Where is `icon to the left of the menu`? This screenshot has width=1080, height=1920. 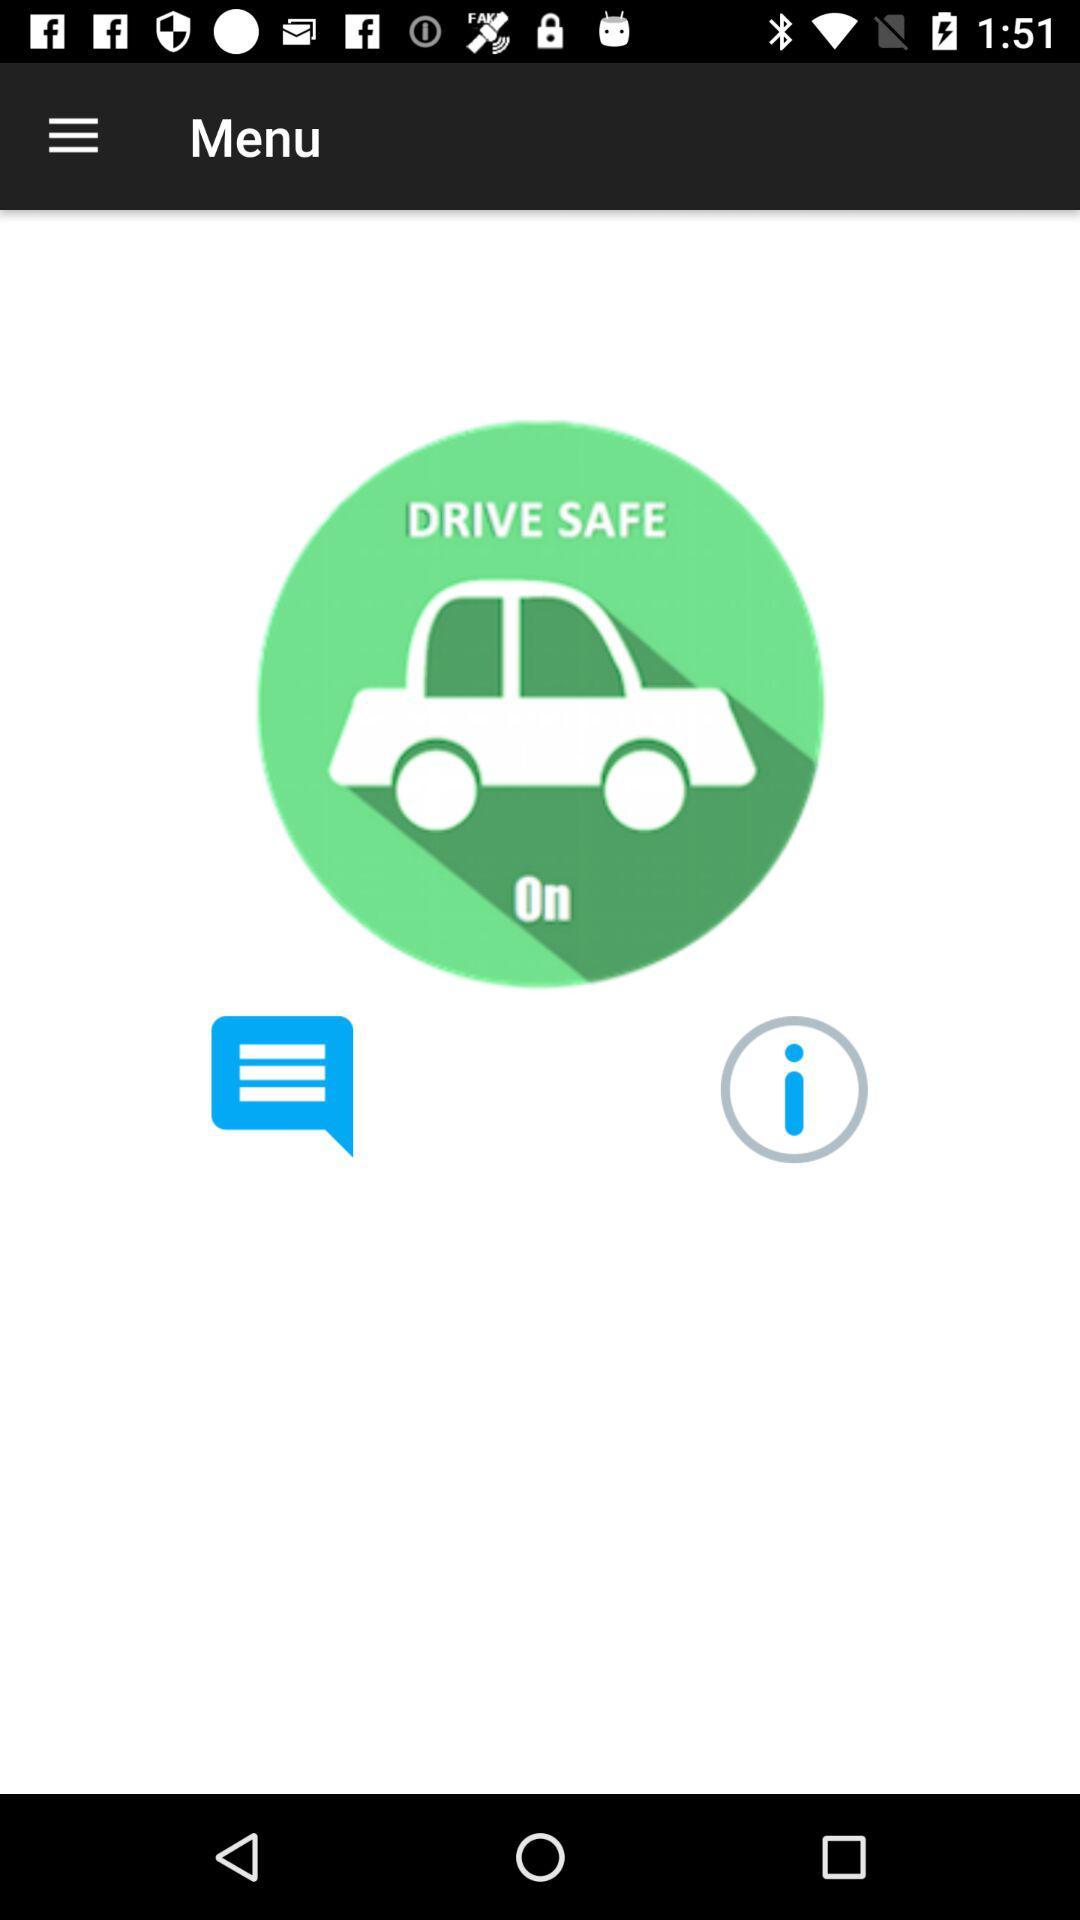
icon to the left of the menu is located at coordinates (72, 135).